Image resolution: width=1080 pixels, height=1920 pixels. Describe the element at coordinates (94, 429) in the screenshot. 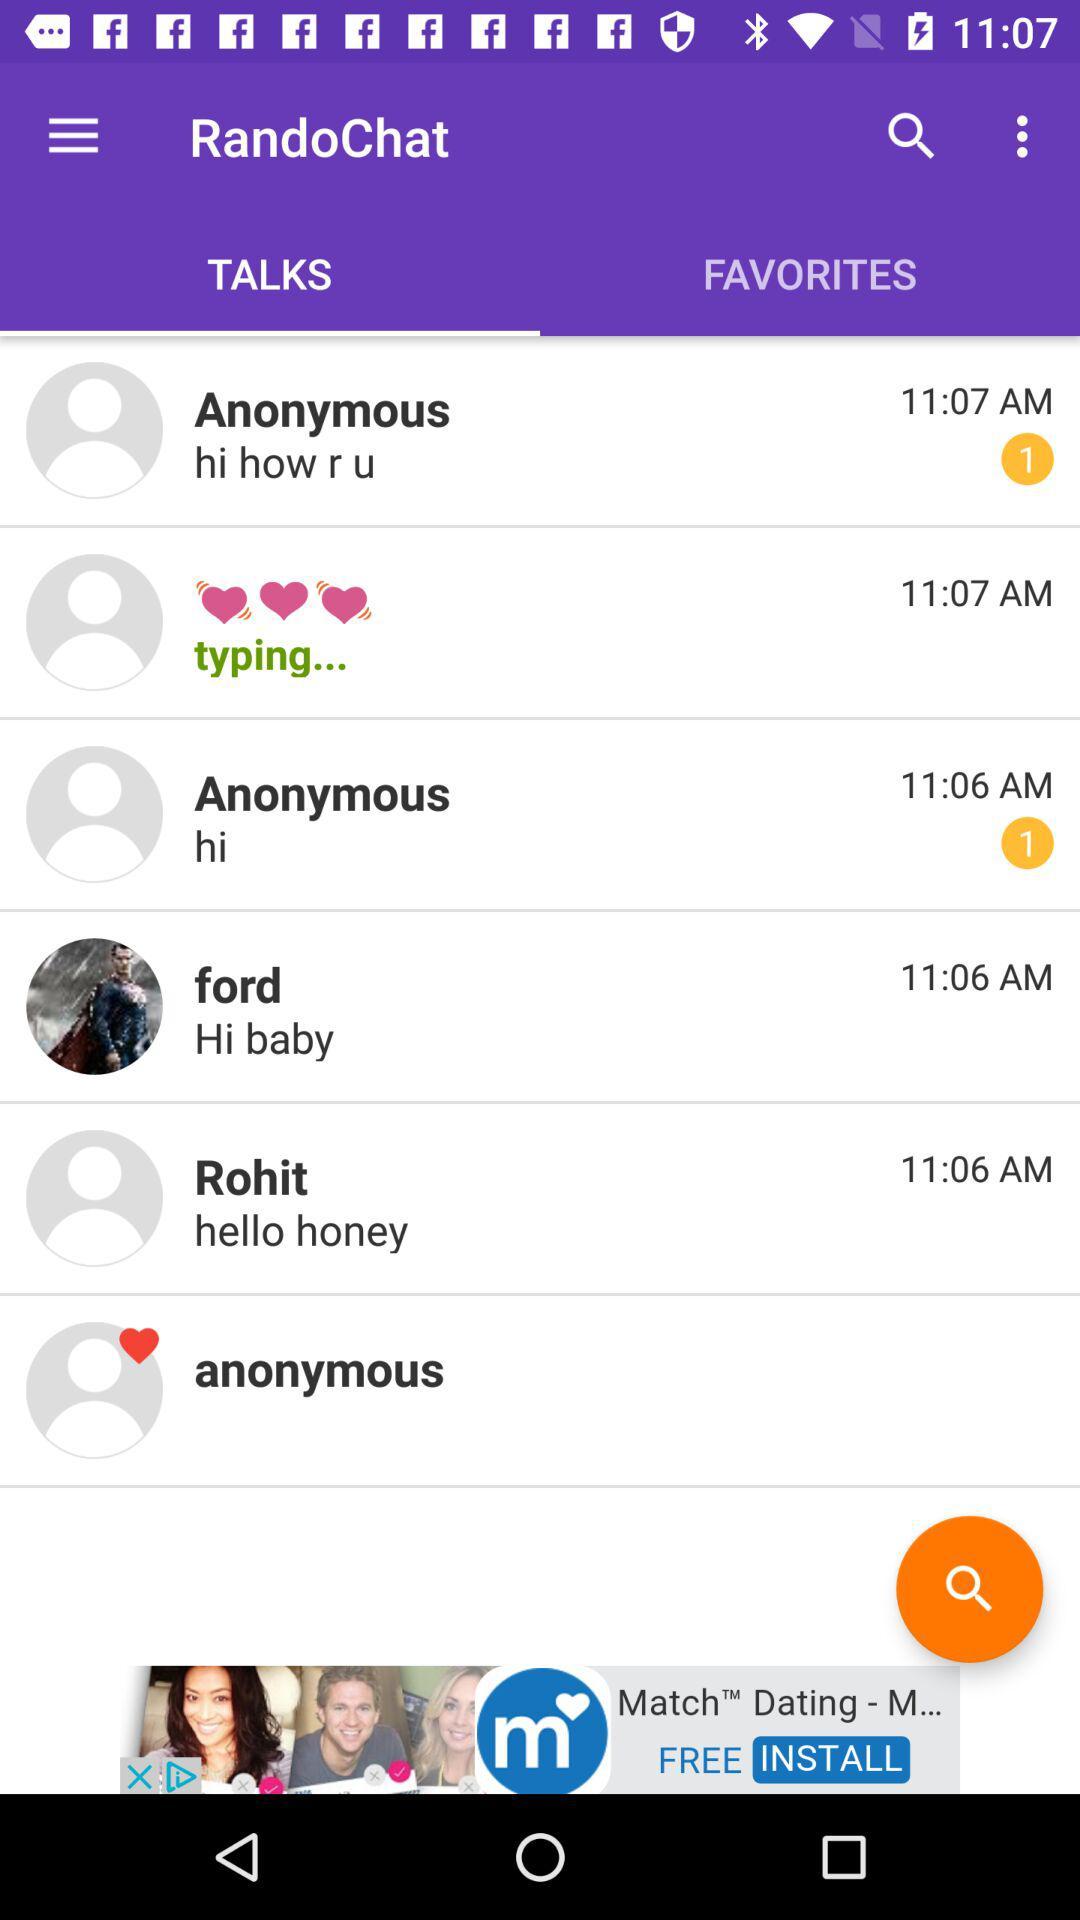

I see `view profile picture` at that location.